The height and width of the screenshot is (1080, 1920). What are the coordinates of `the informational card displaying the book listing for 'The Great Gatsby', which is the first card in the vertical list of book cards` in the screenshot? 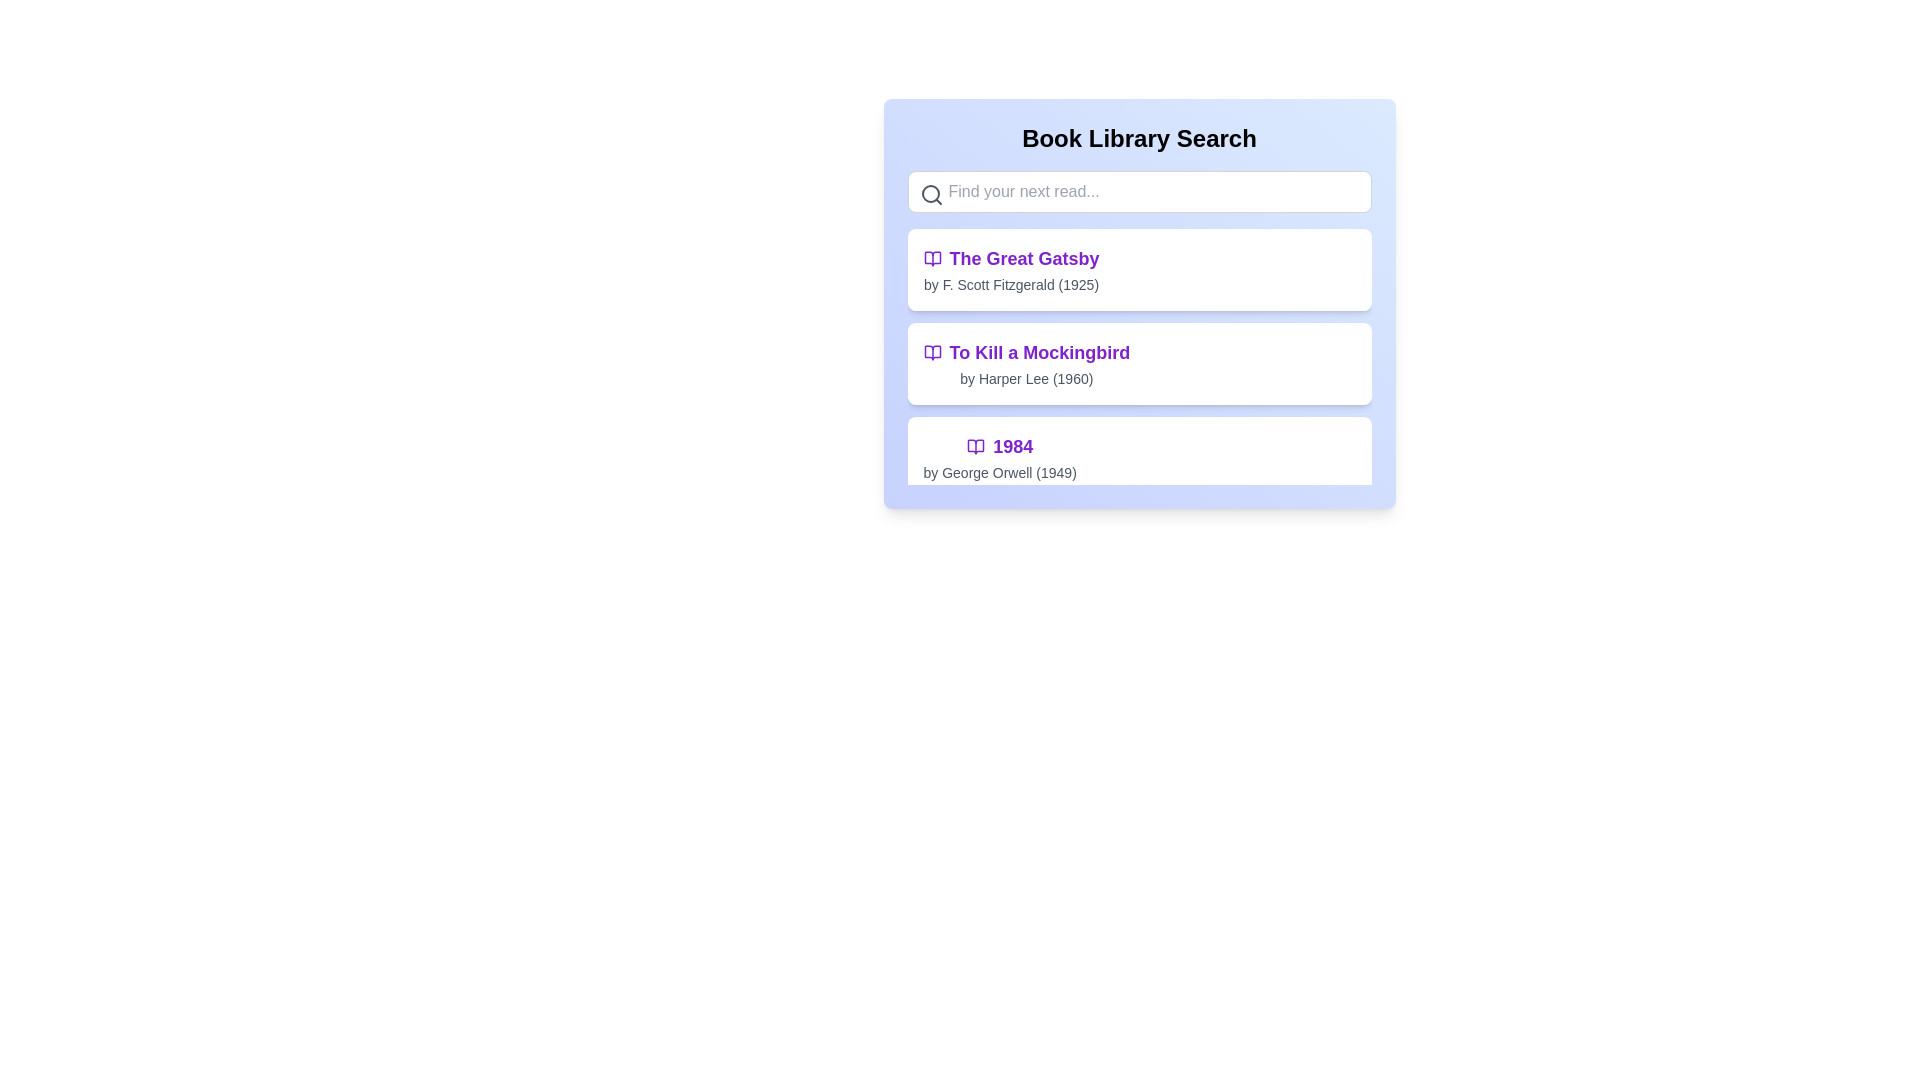 It's located at (1139, 270).